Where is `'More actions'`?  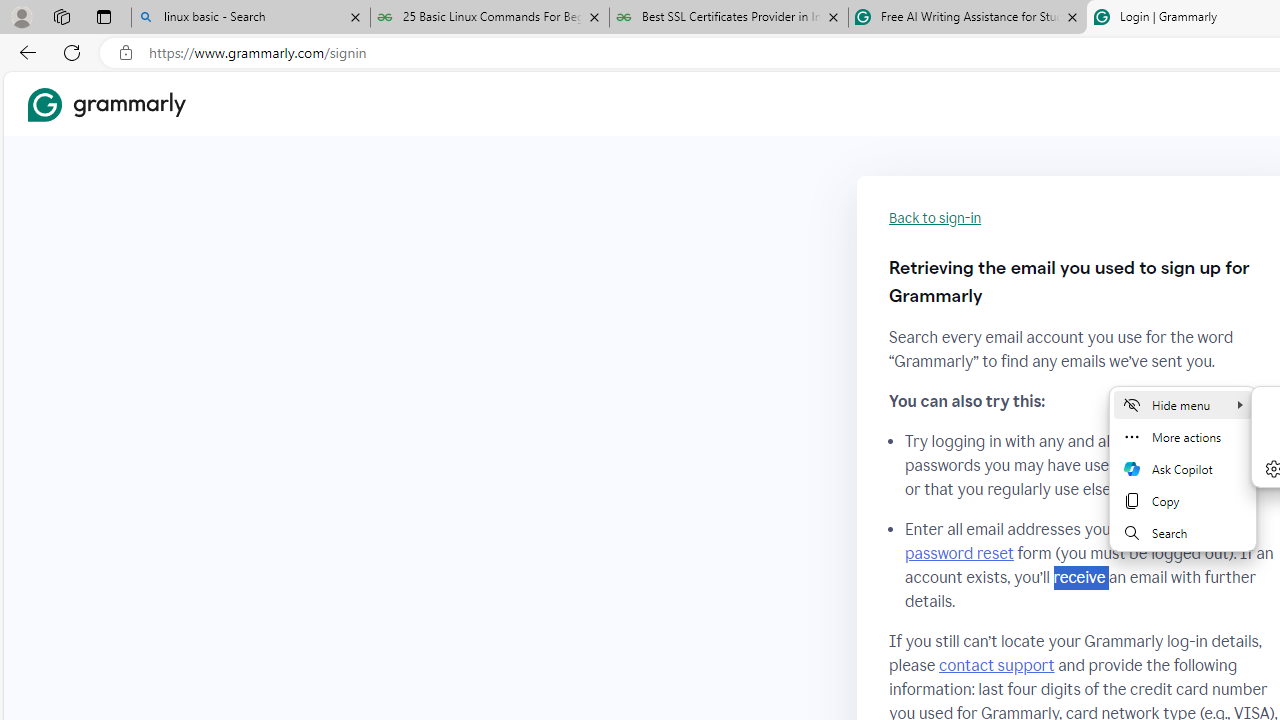 'More actions' is located at coordinates (1182, 436).